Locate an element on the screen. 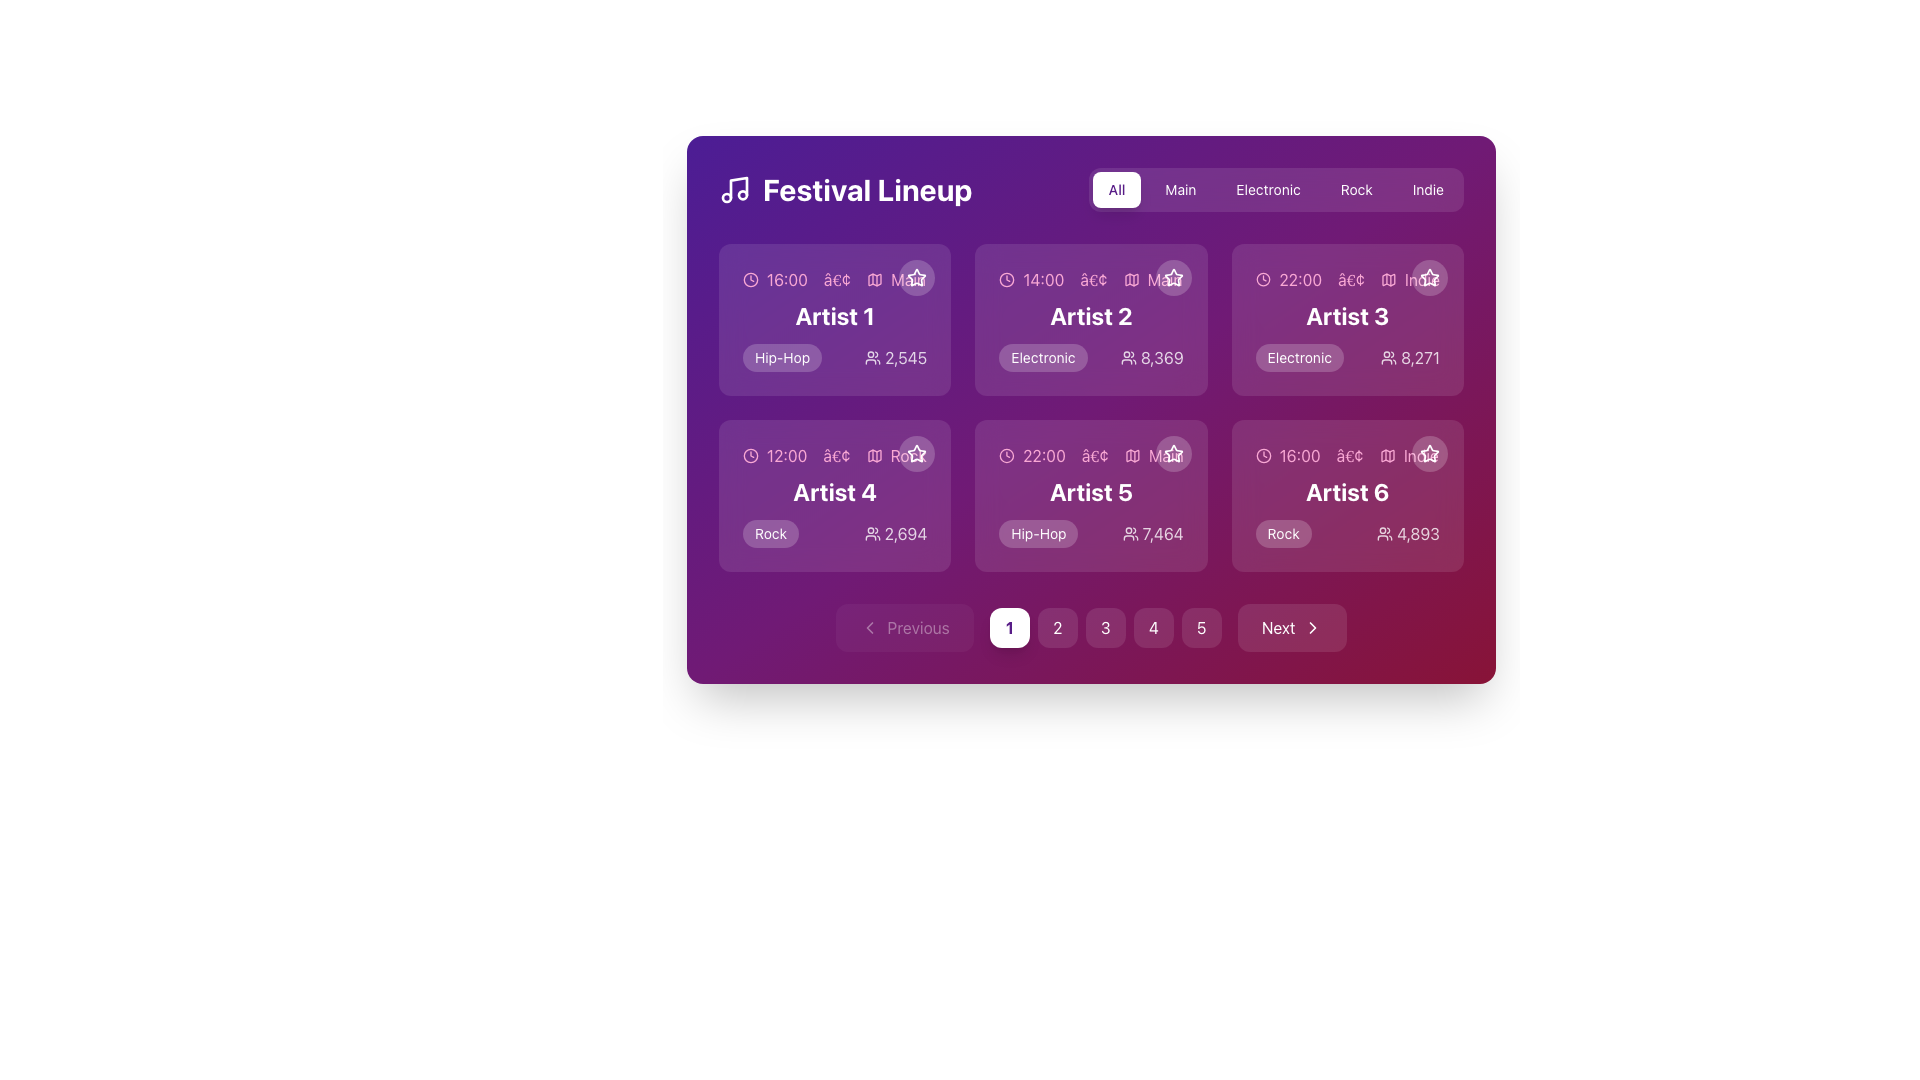  the small star icon button with a white outline located in the top-right corner of the card labeled 'Artist 1' in the 'Festival Lineup' interface to trigger the tooltip or visual effect is located at coordinates (916, 277).